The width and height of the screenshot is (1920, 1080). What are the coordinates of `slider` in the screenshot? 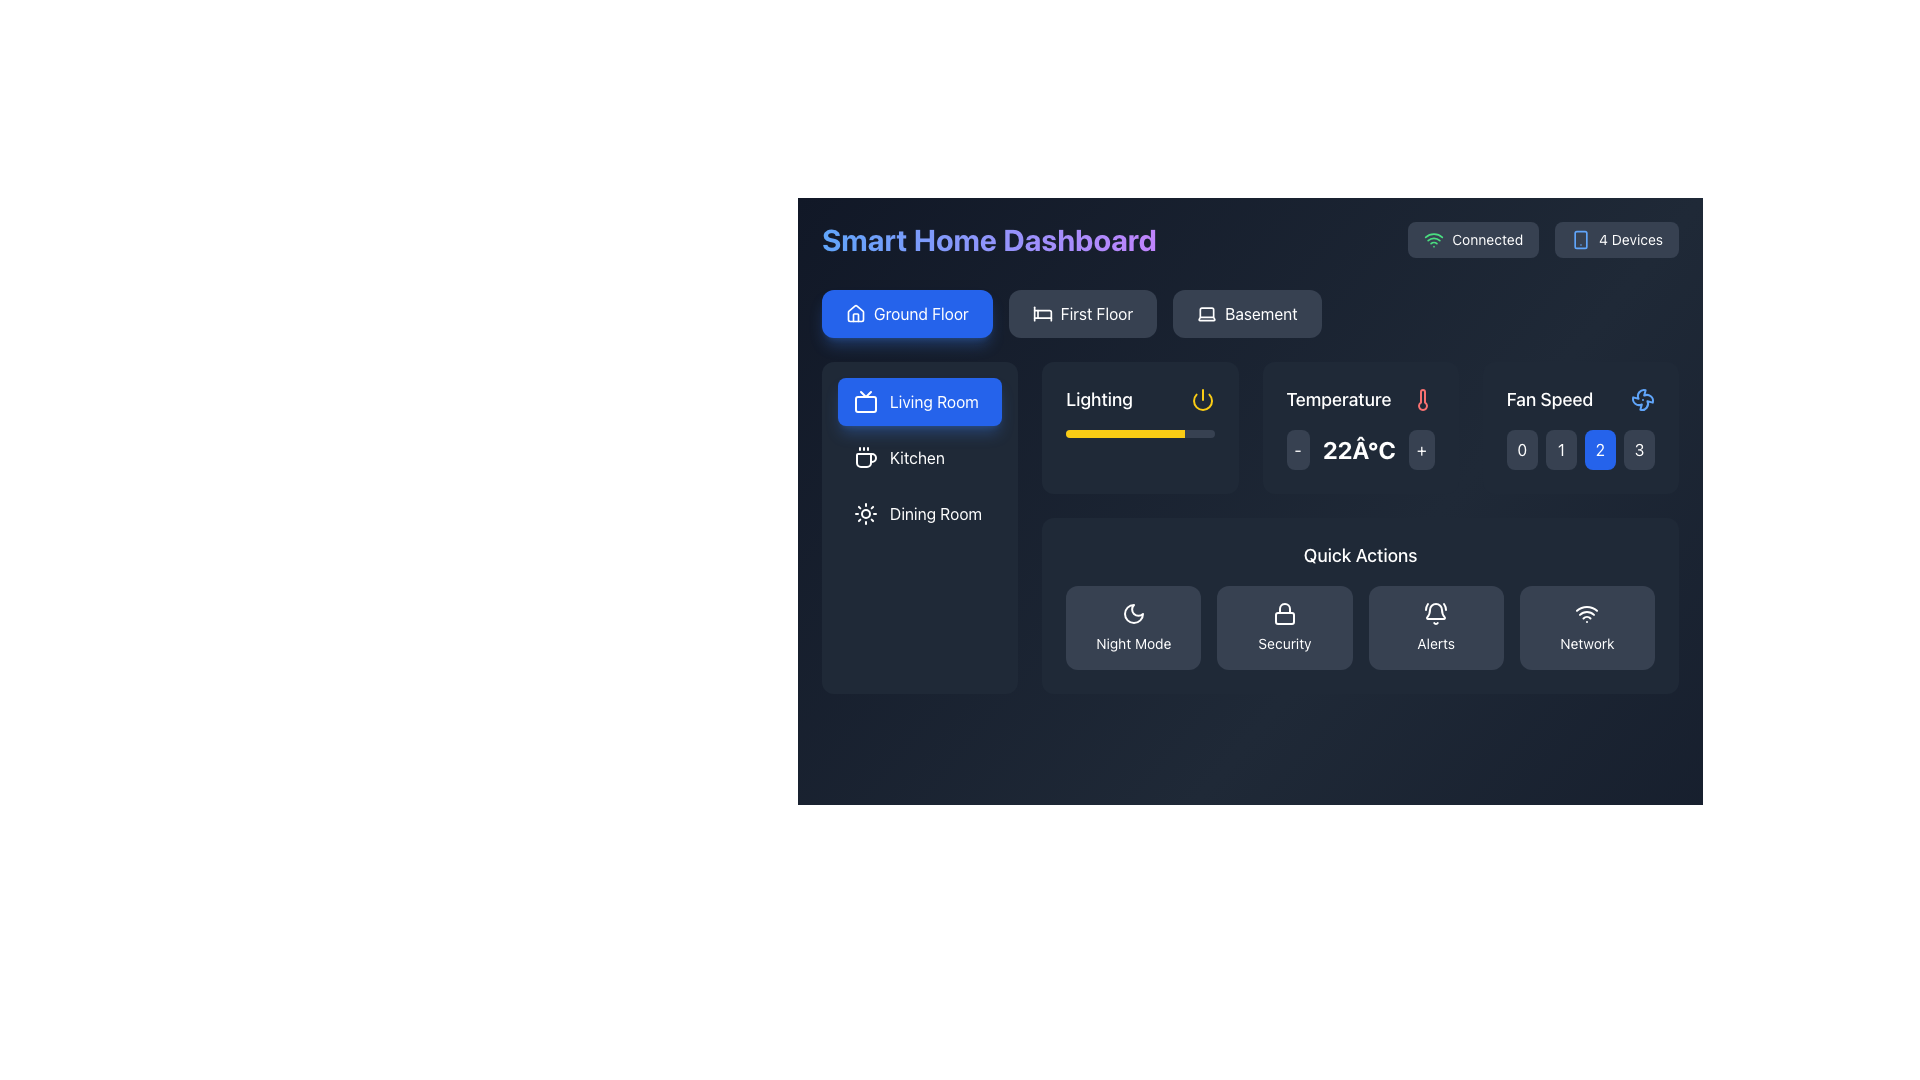 It's located at (1125, 433).